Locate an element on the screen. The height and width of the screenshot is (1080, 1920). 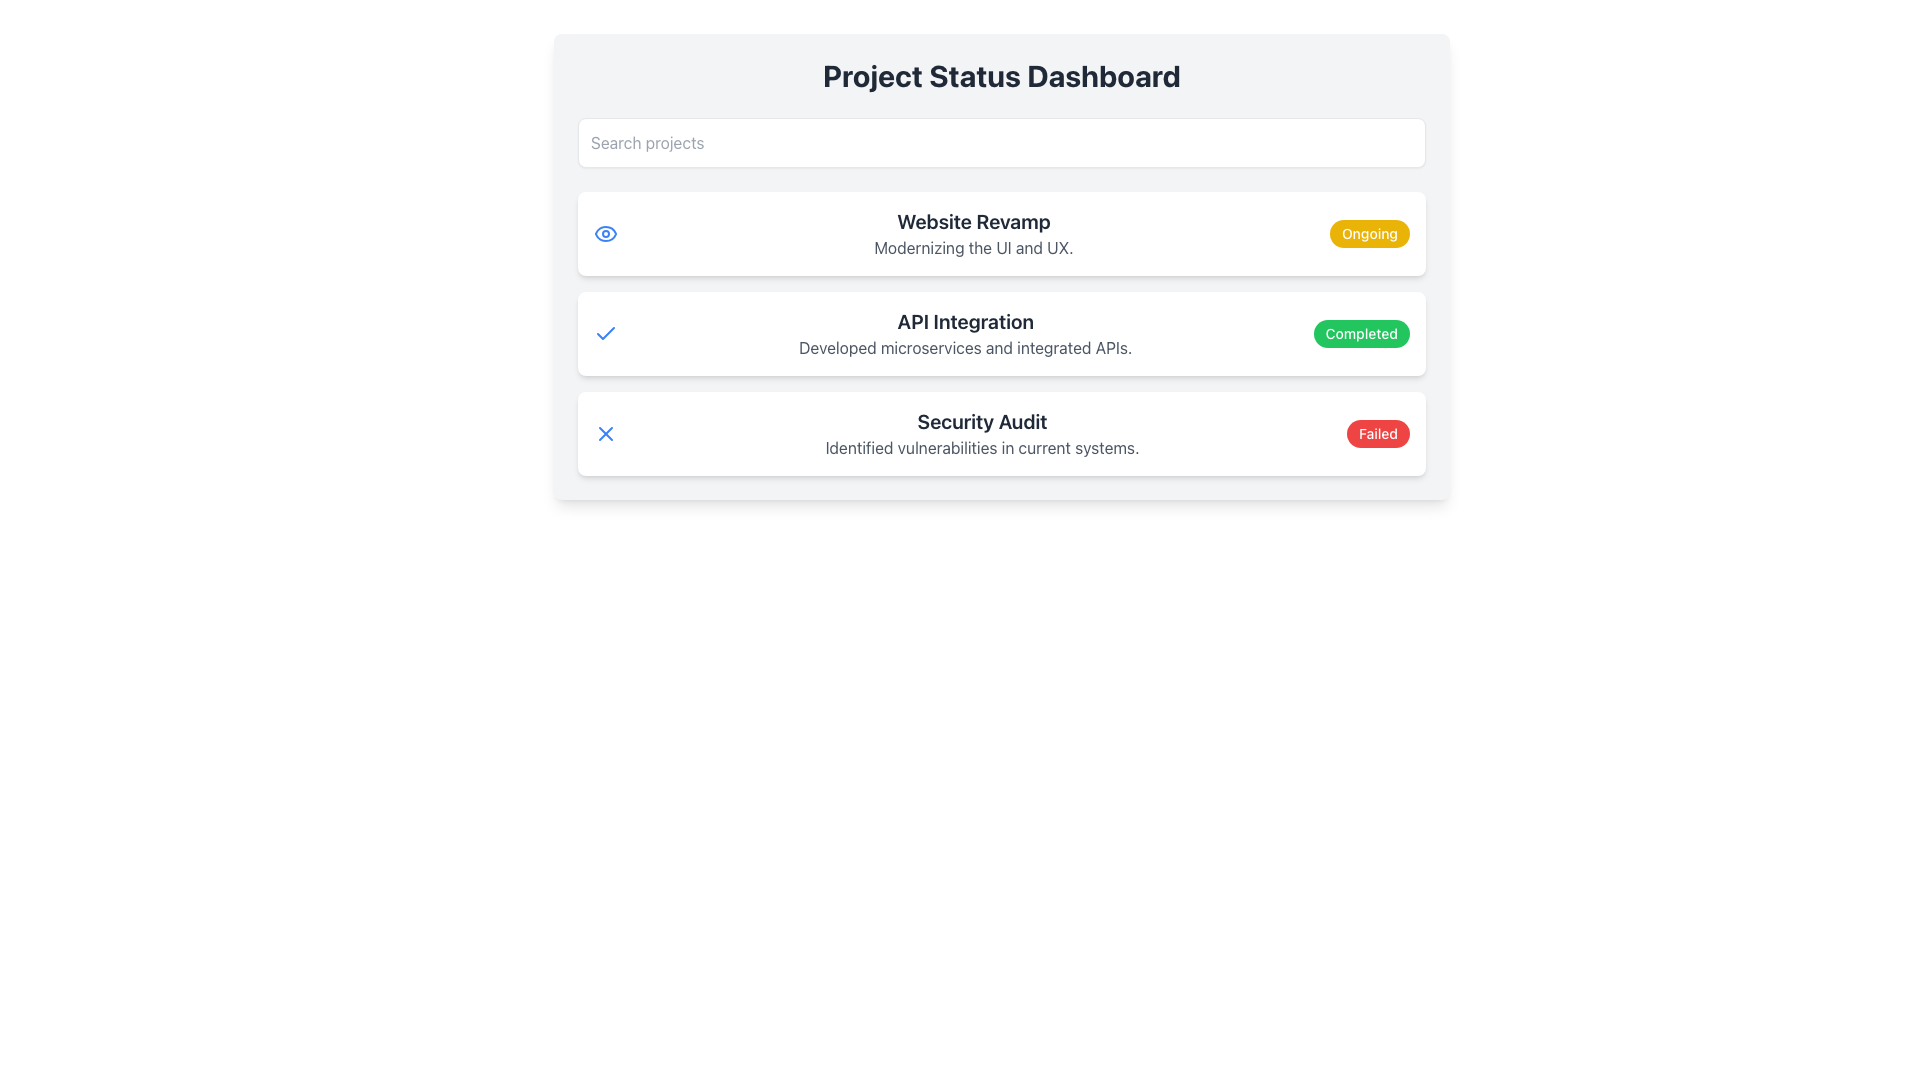
the 'Security Audit' text label, which serves as a heading in the section above the companion text describing identified vulnerabilities is located at coordinates (982, 420).